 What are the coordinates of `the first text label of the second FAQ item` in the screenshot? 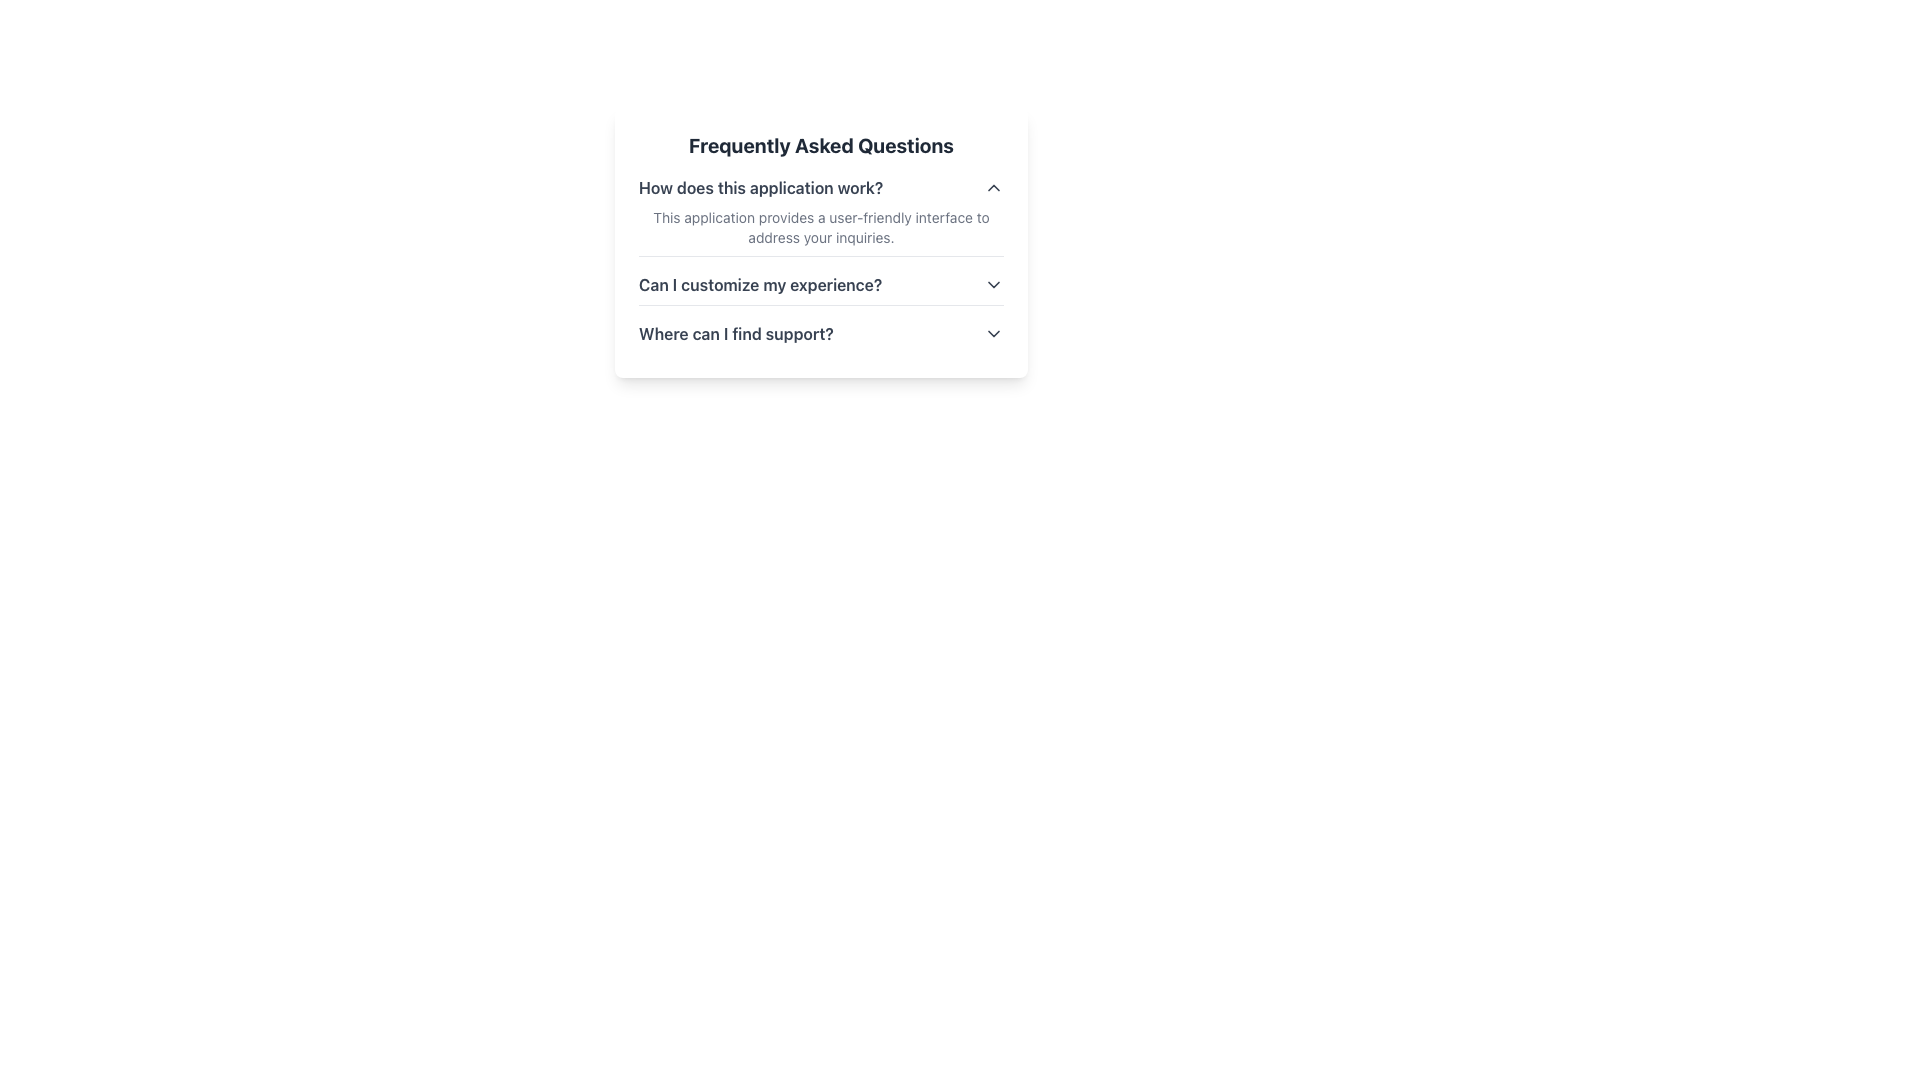 It's located at (759, 285).